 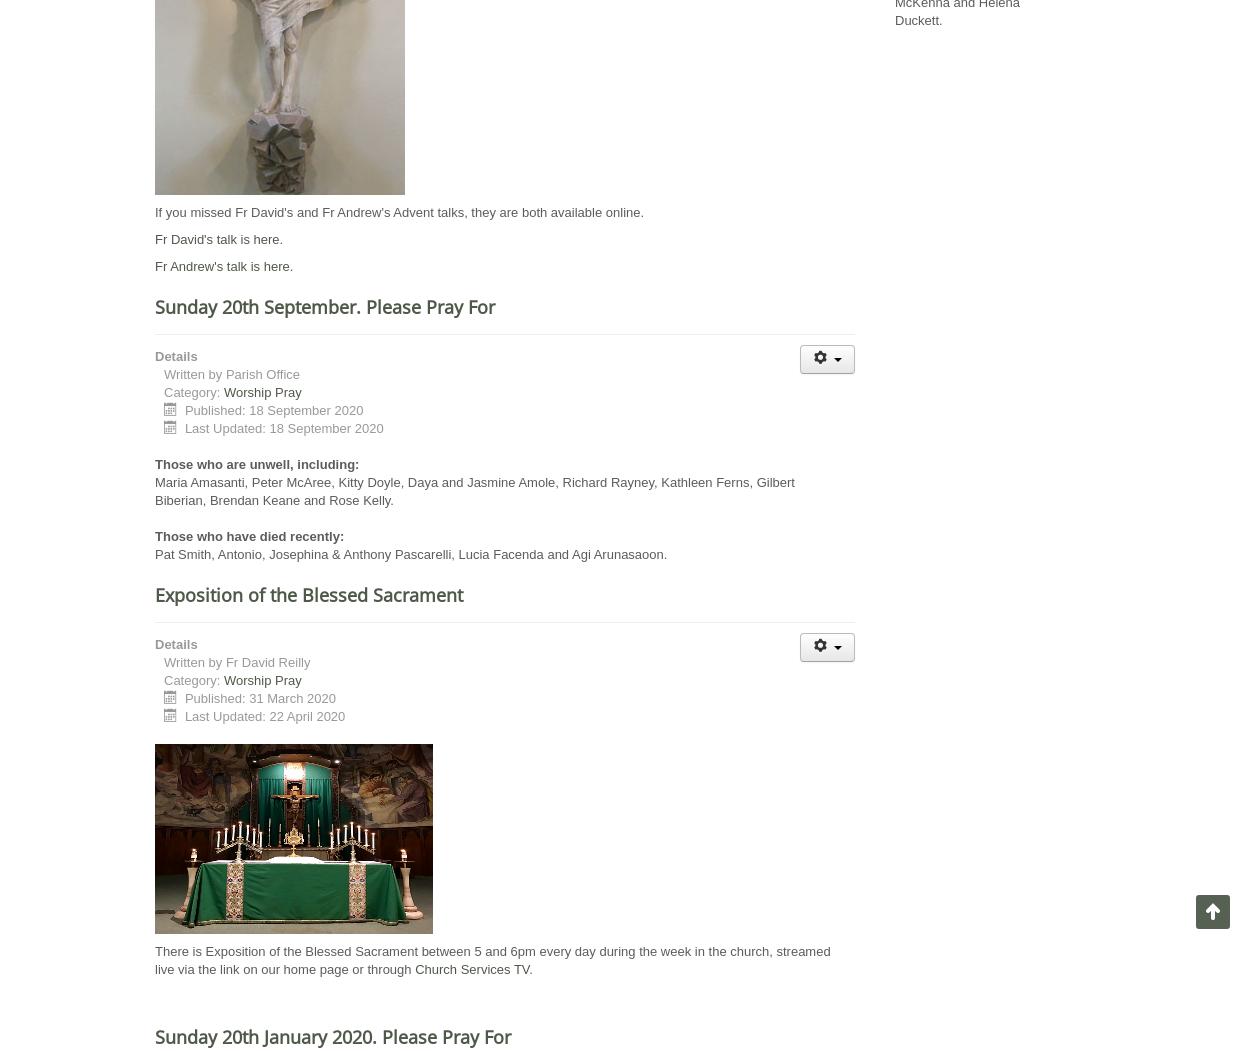 I want to click on 'Those who are unwell, including:', so click(x=260, y=463).